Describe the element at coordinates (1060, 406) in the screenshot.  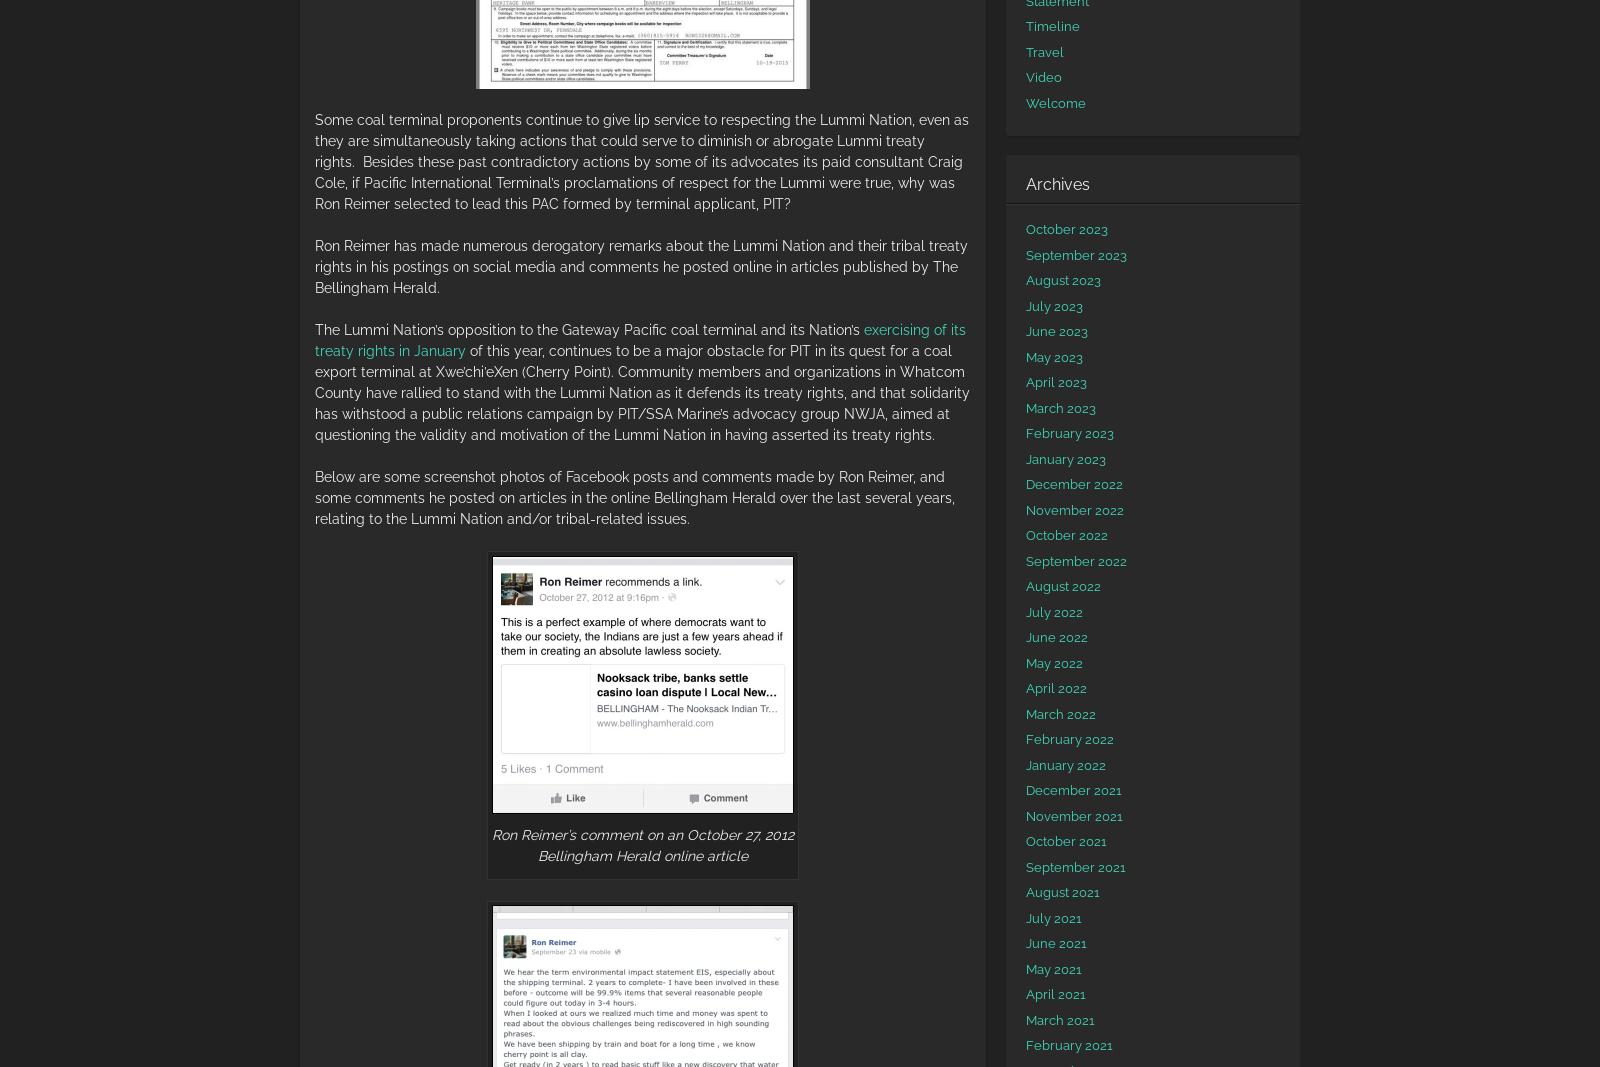
I see `'March 2023'` at that location.